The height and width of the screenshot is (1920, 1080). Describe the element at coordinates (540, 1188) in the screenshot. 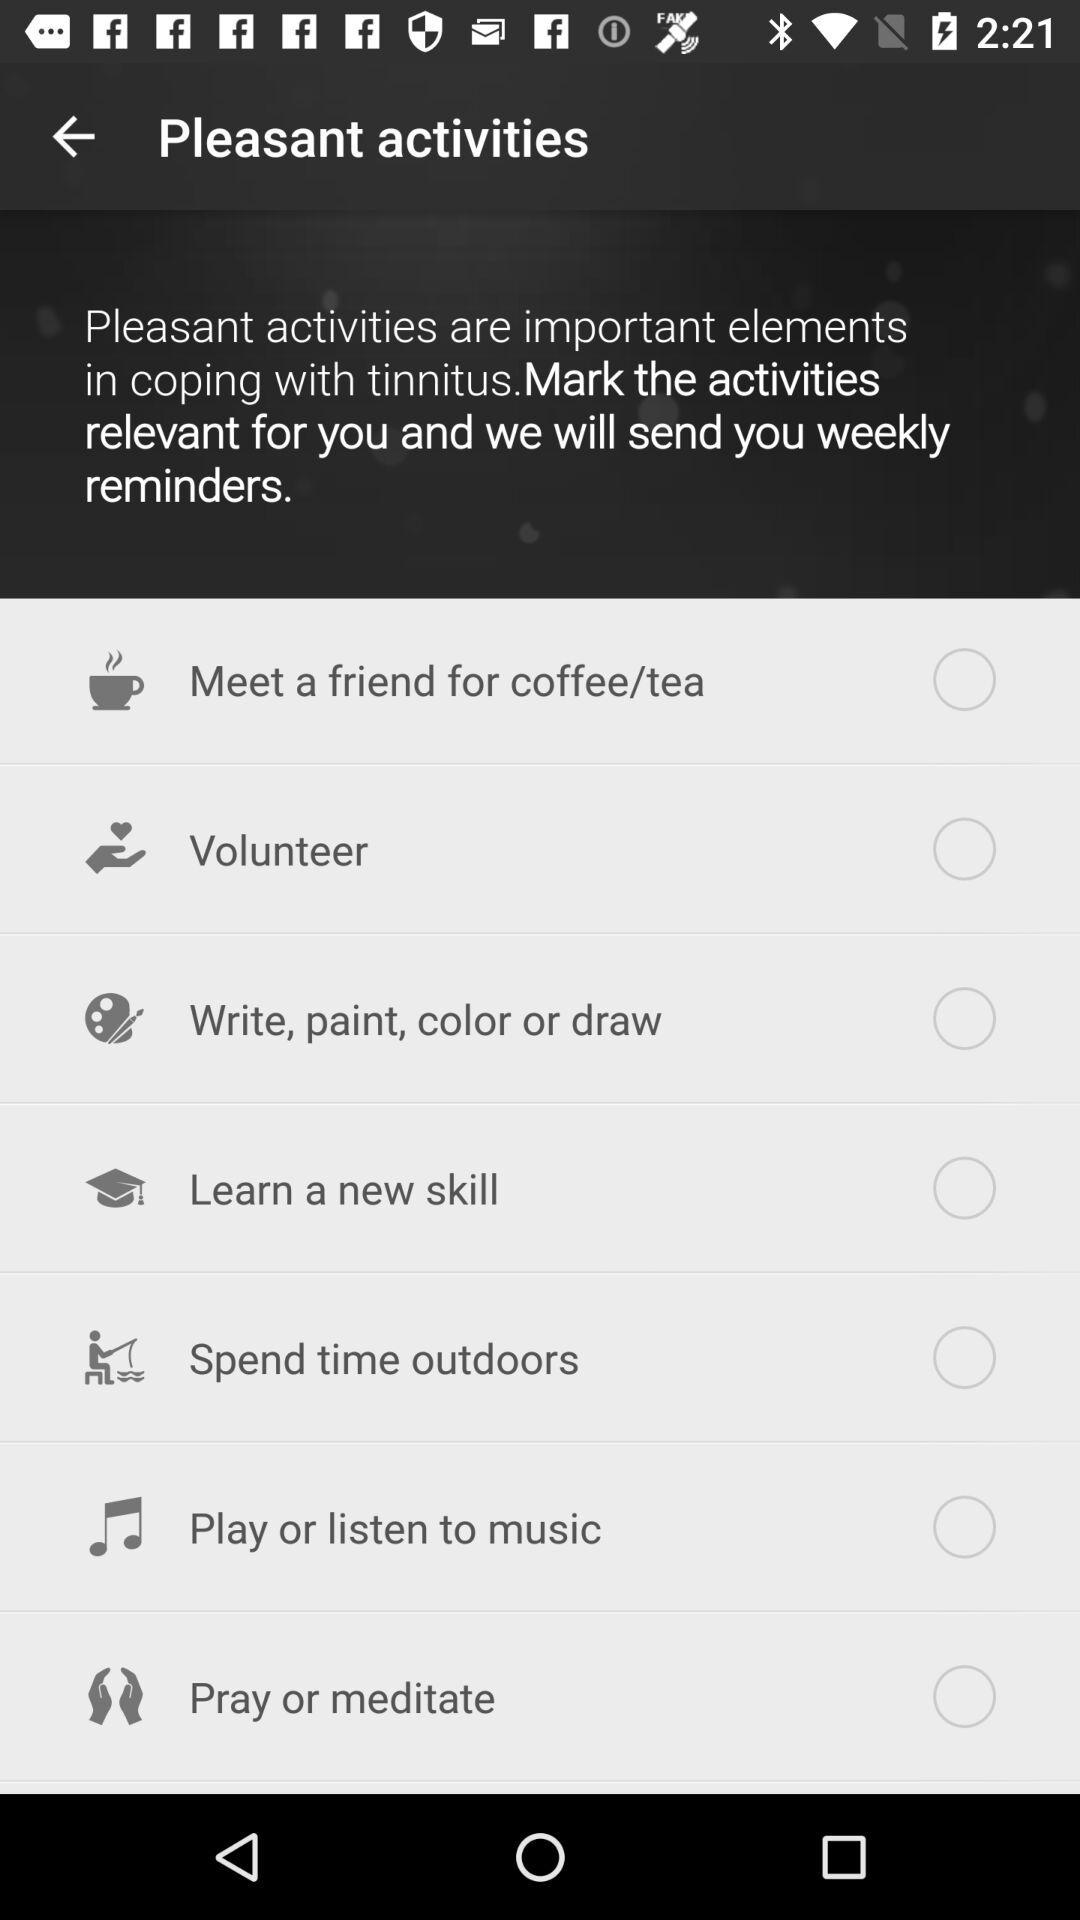

I see `the learn a new` at that location.